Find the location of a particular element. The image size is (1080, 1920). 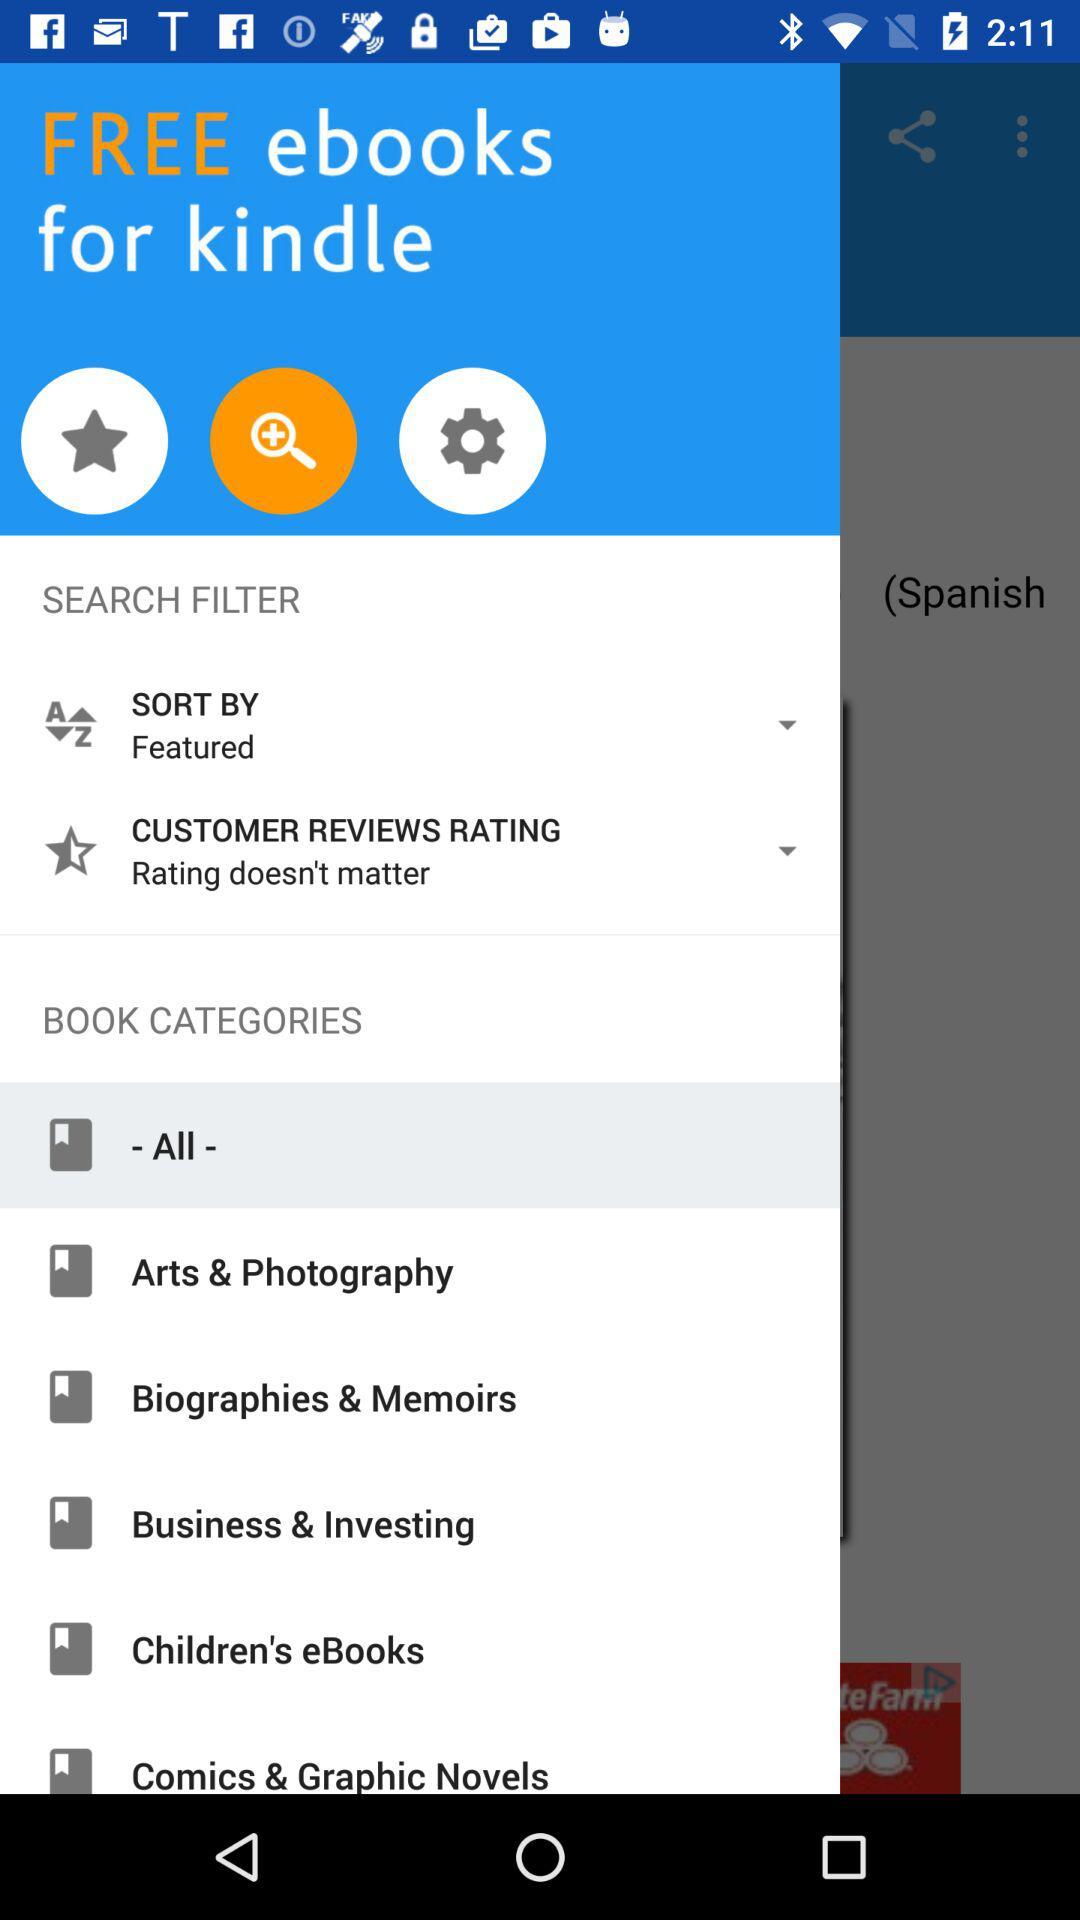

kindle ebook selection is located at coordinates (540, 999).